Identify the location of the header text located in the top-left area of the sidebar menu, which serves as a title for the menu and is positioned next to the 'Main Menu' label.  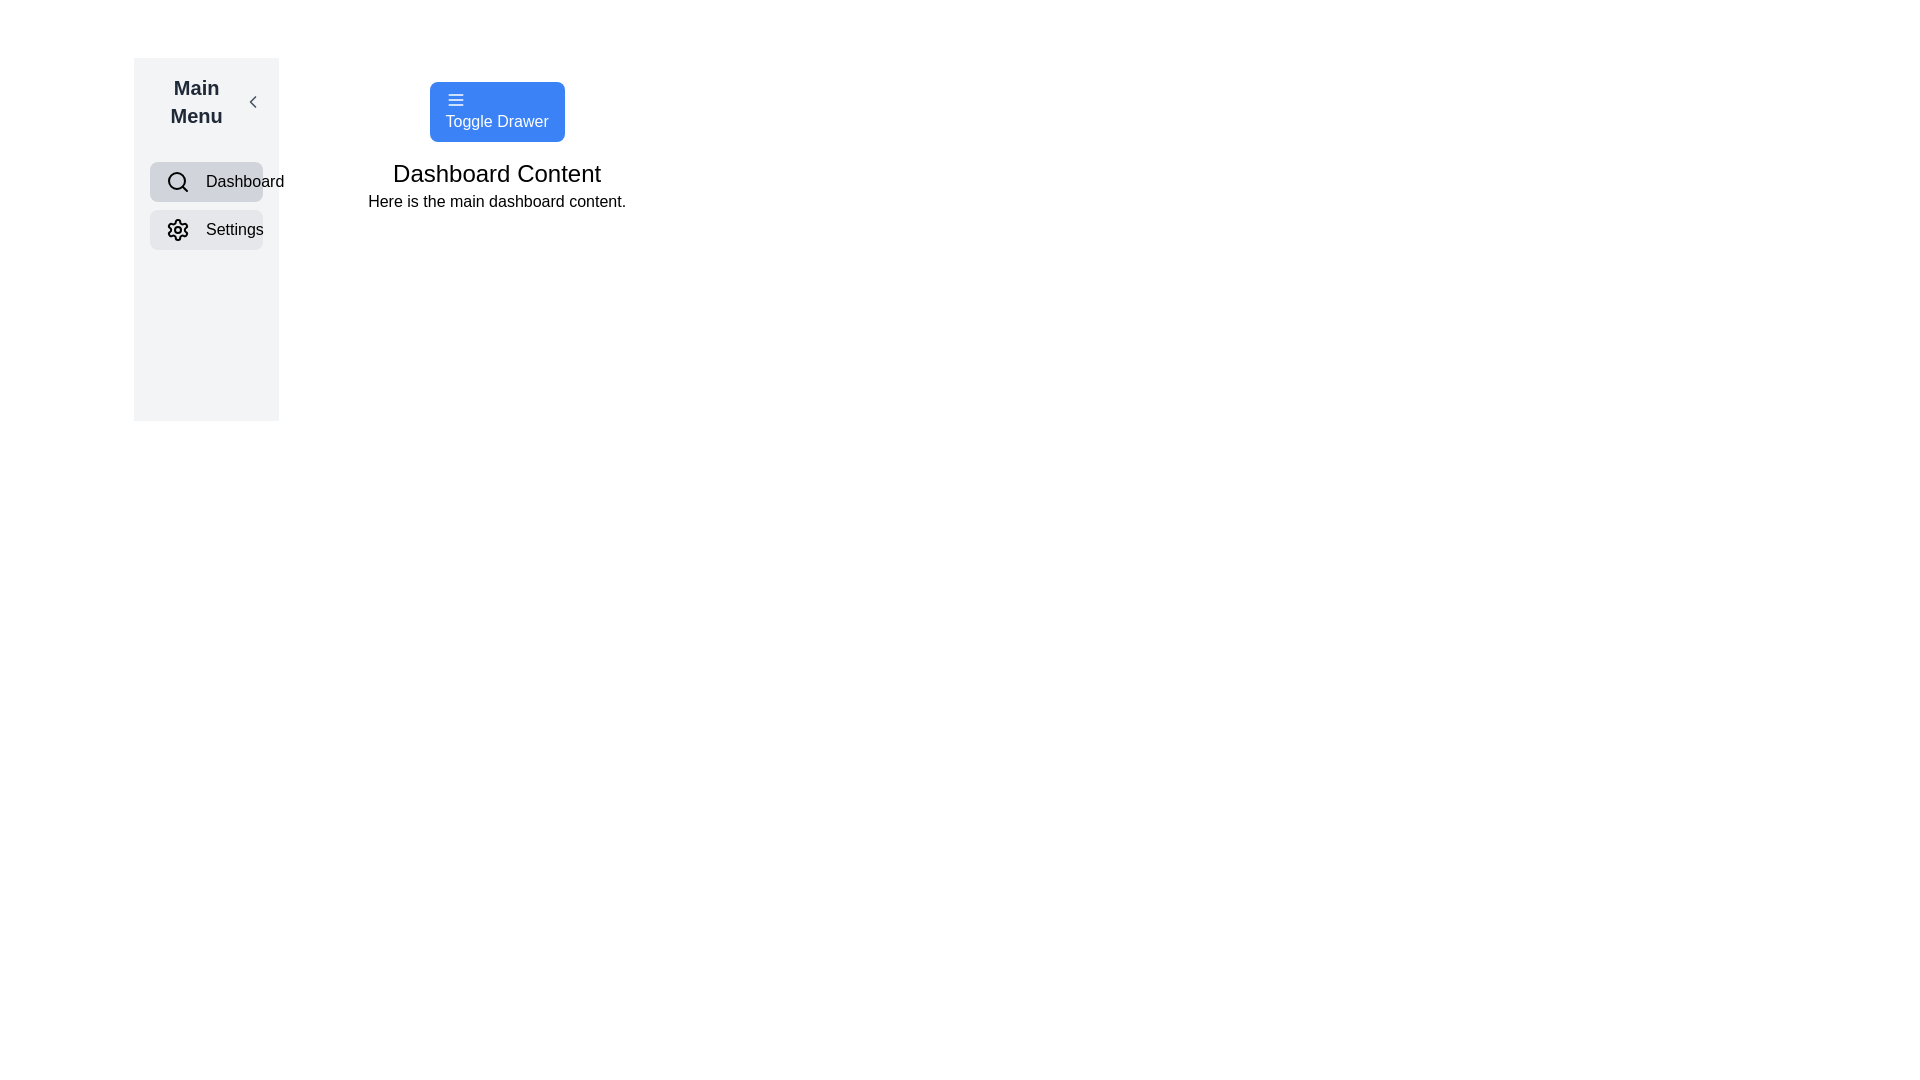
(196, 101).